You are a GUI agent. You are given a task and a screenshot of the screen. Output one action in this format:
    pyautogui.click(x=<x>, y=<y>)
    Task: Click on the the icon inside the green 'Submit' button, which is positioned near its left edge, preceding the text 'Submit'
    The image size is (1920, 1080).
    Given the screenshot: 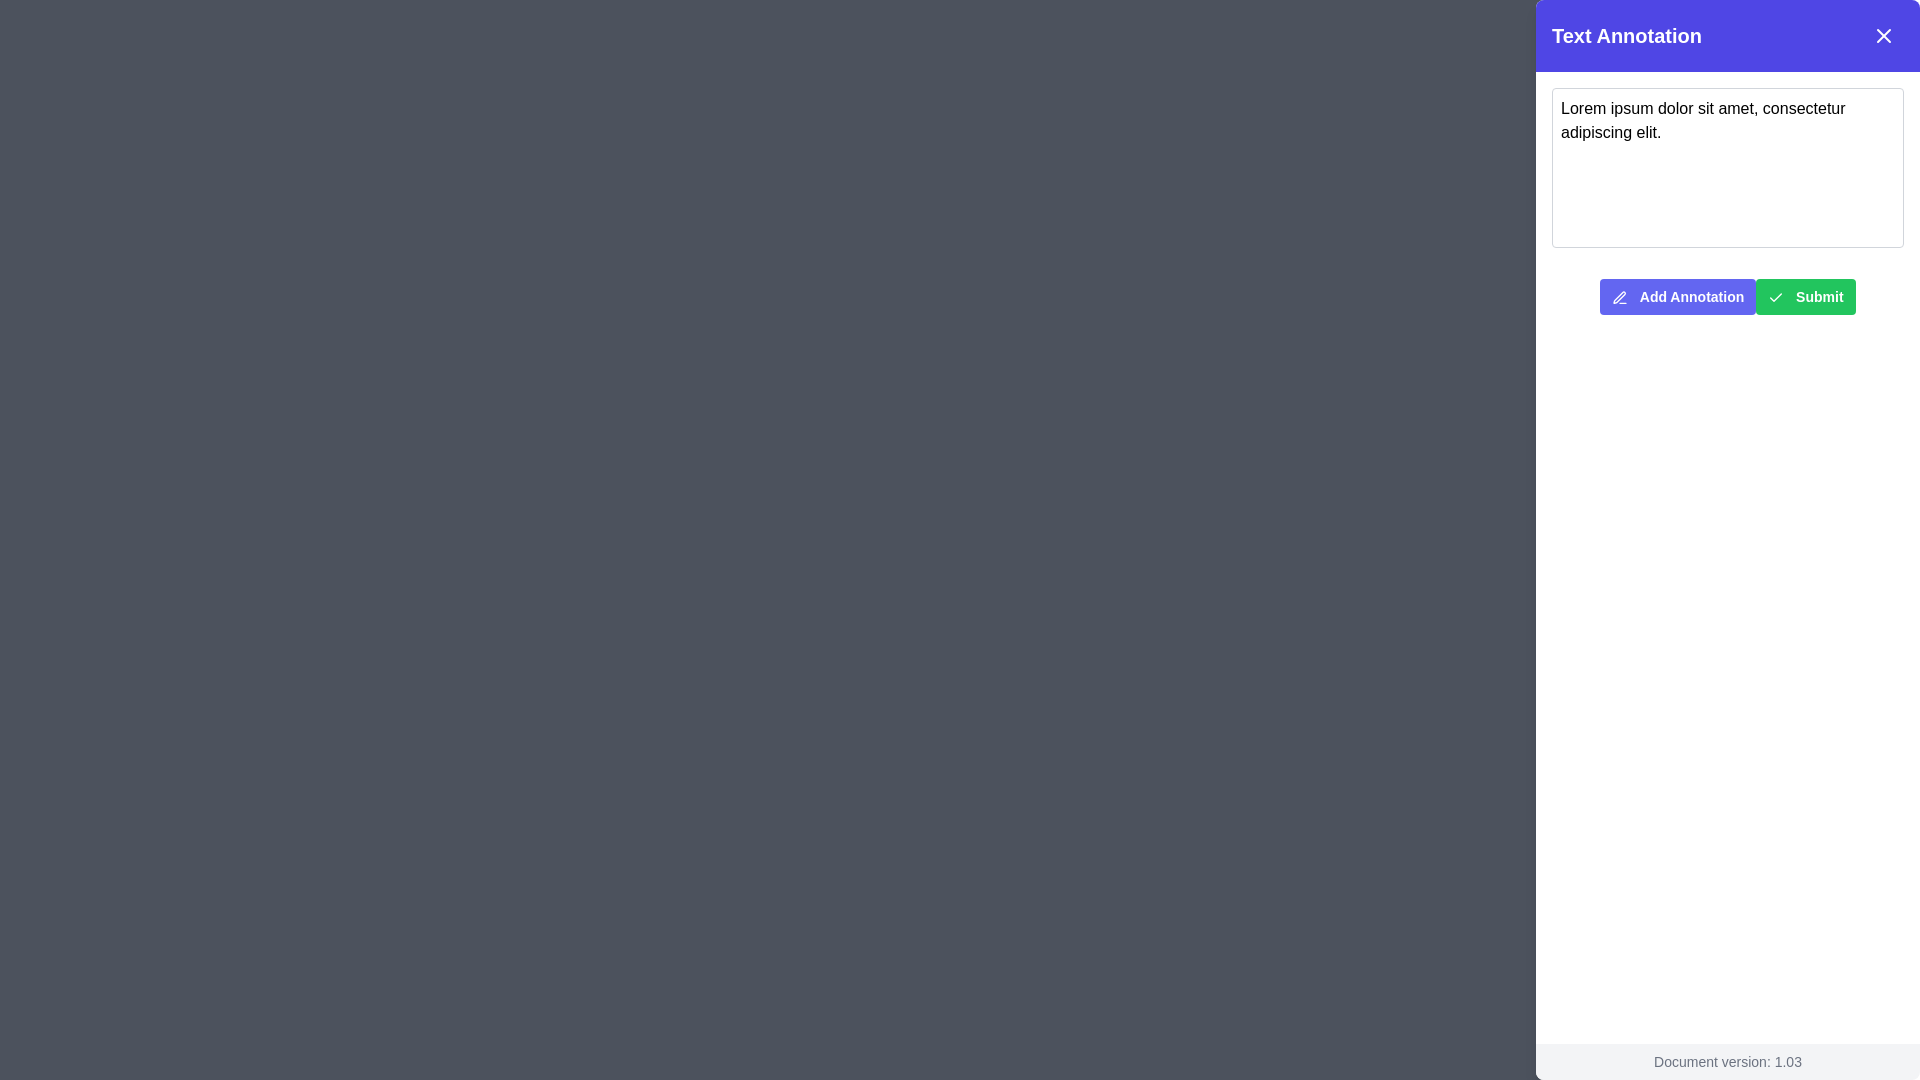 What is the action you would take?
    pyautogui.click(x=1776, y=298)
    